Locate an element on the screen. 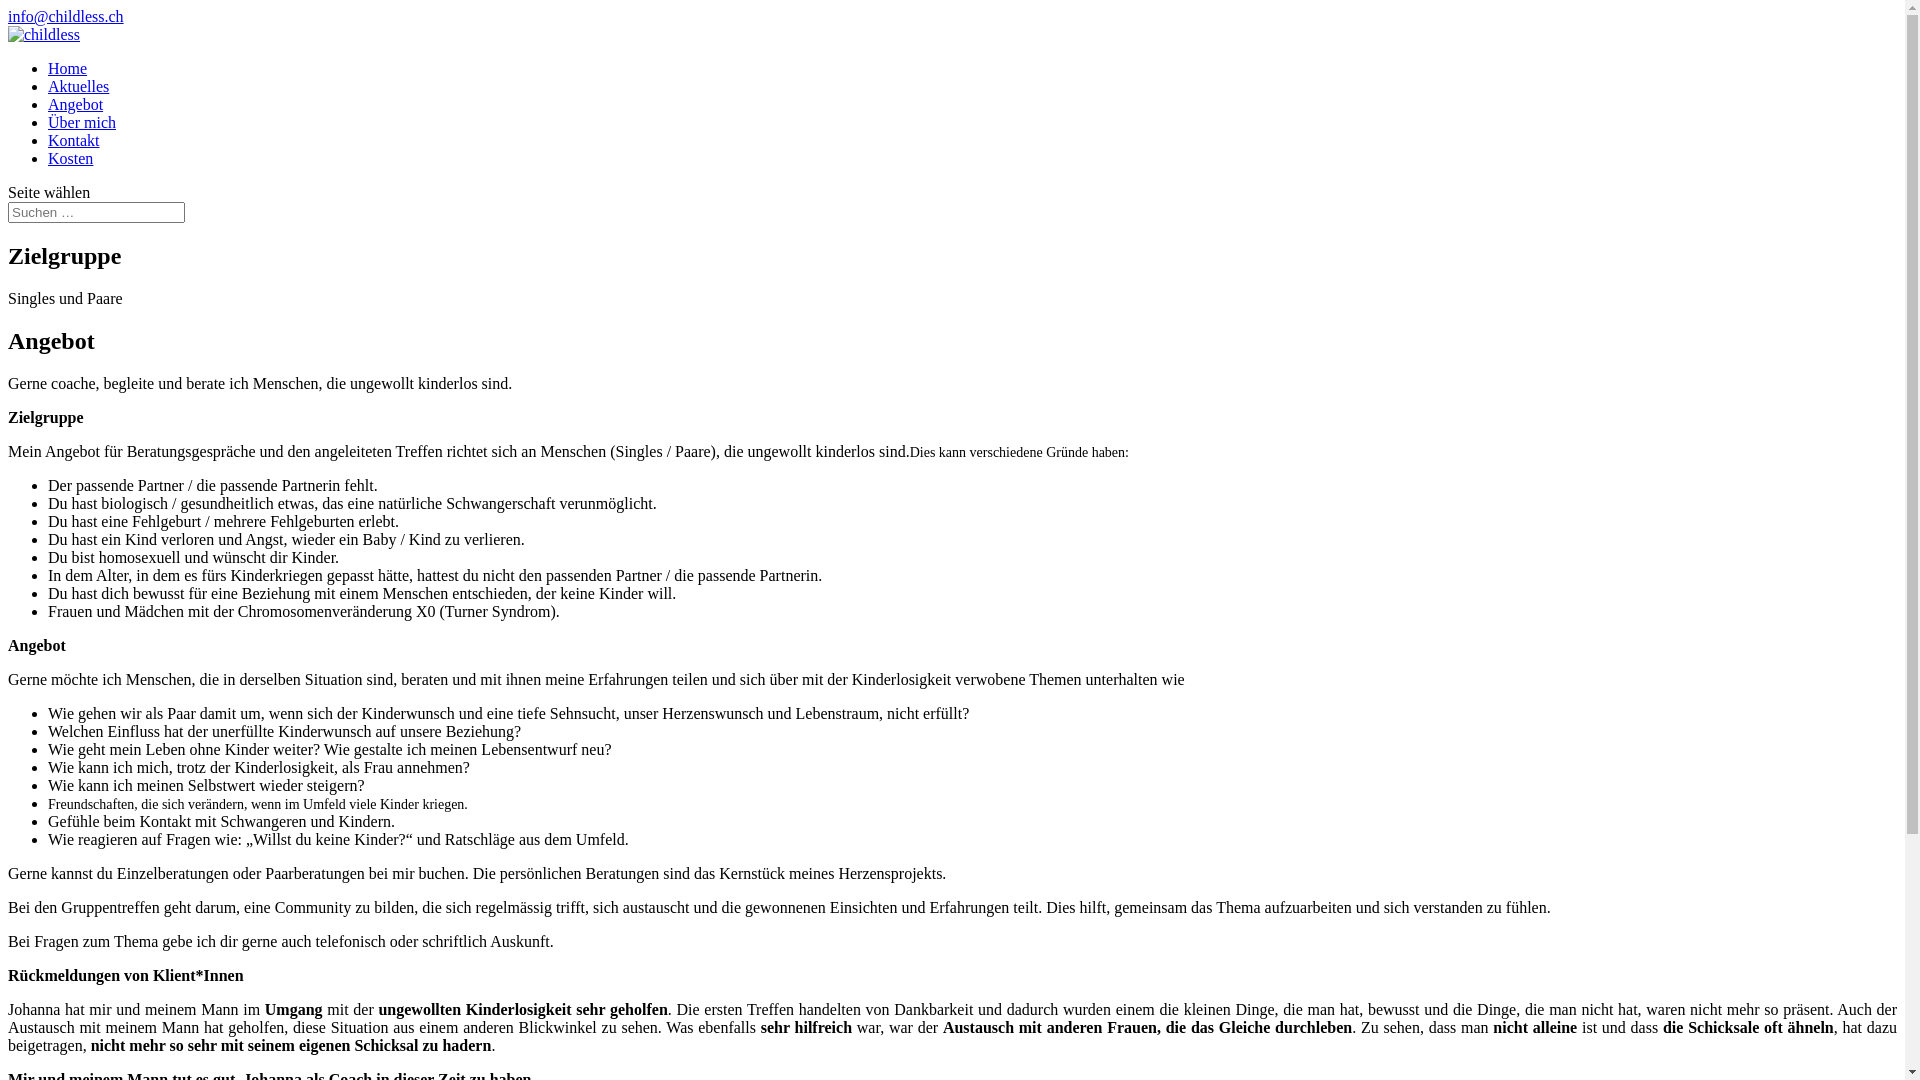 The image size is (1920, 1080). 'Home' is located at coordinates (67, 67).